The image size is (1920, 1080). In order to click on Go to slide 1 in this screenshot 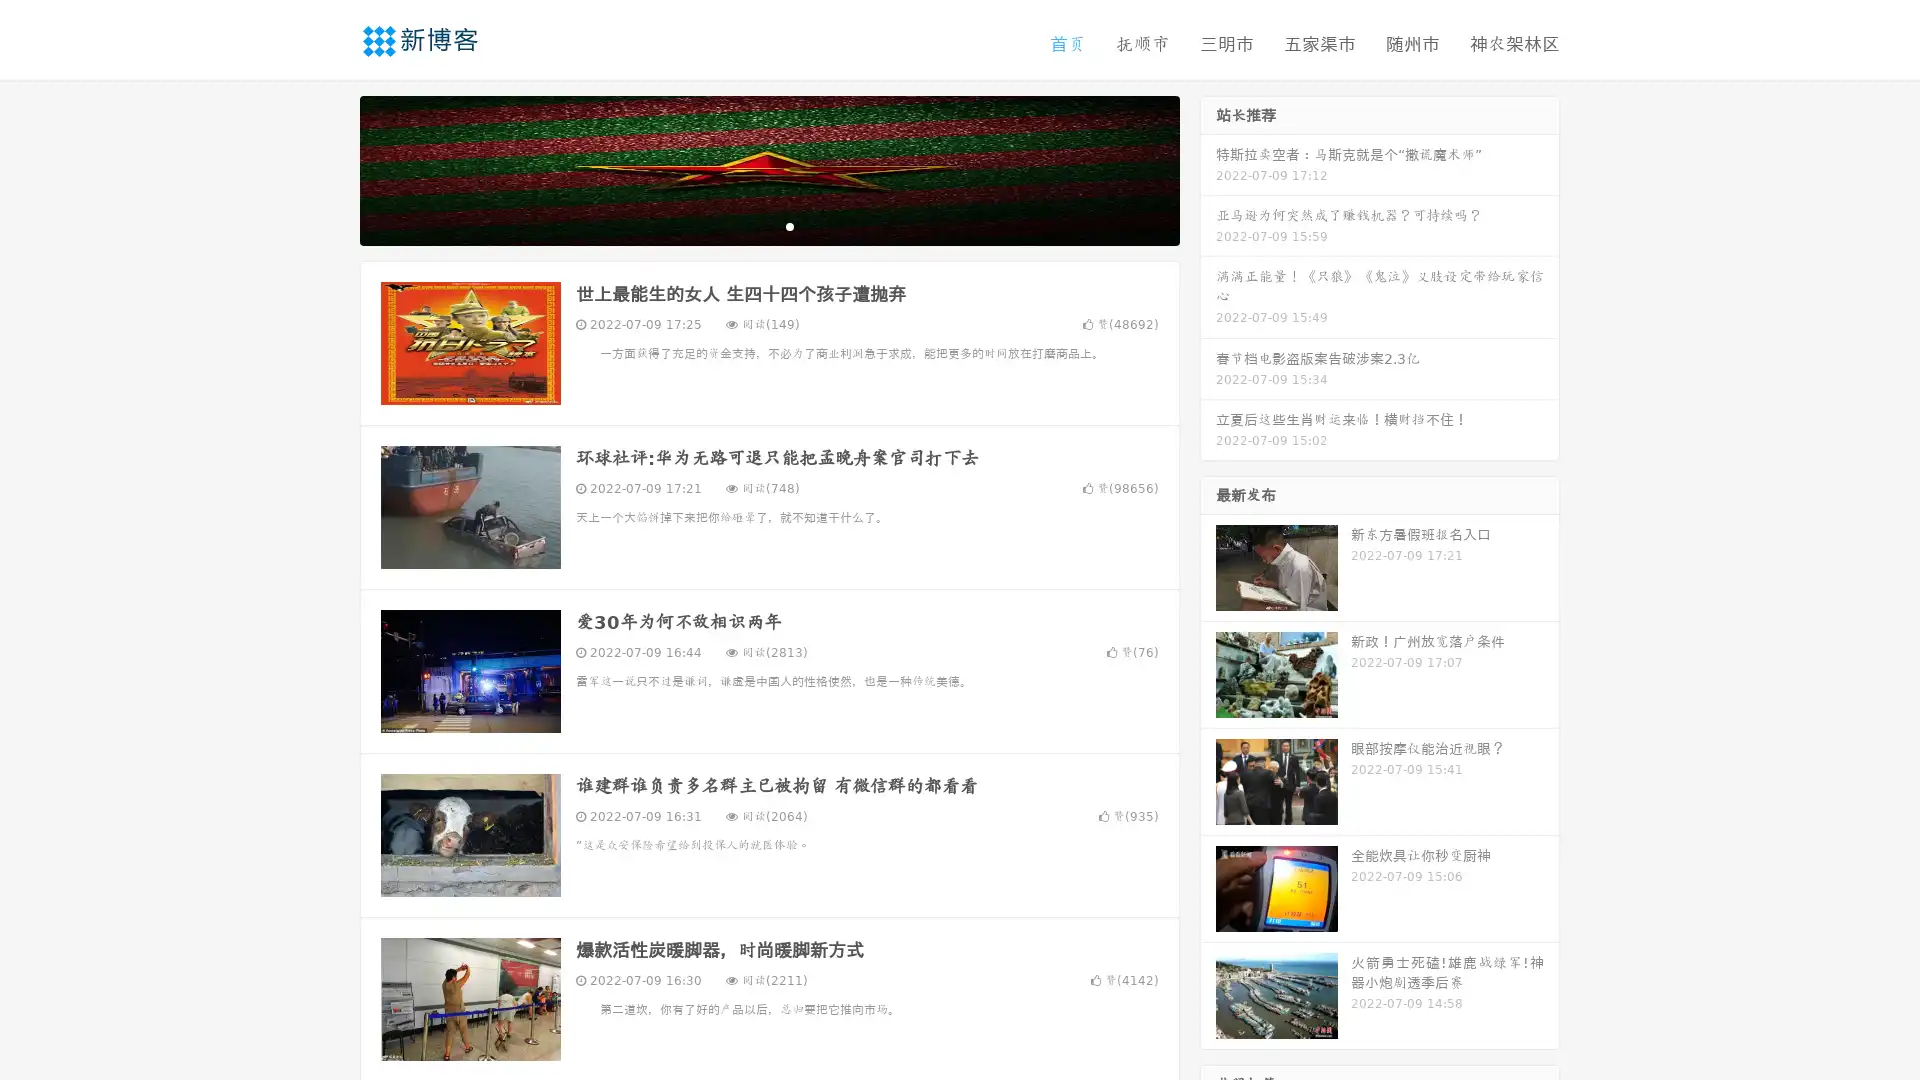, I will do `click(748, 225)`.